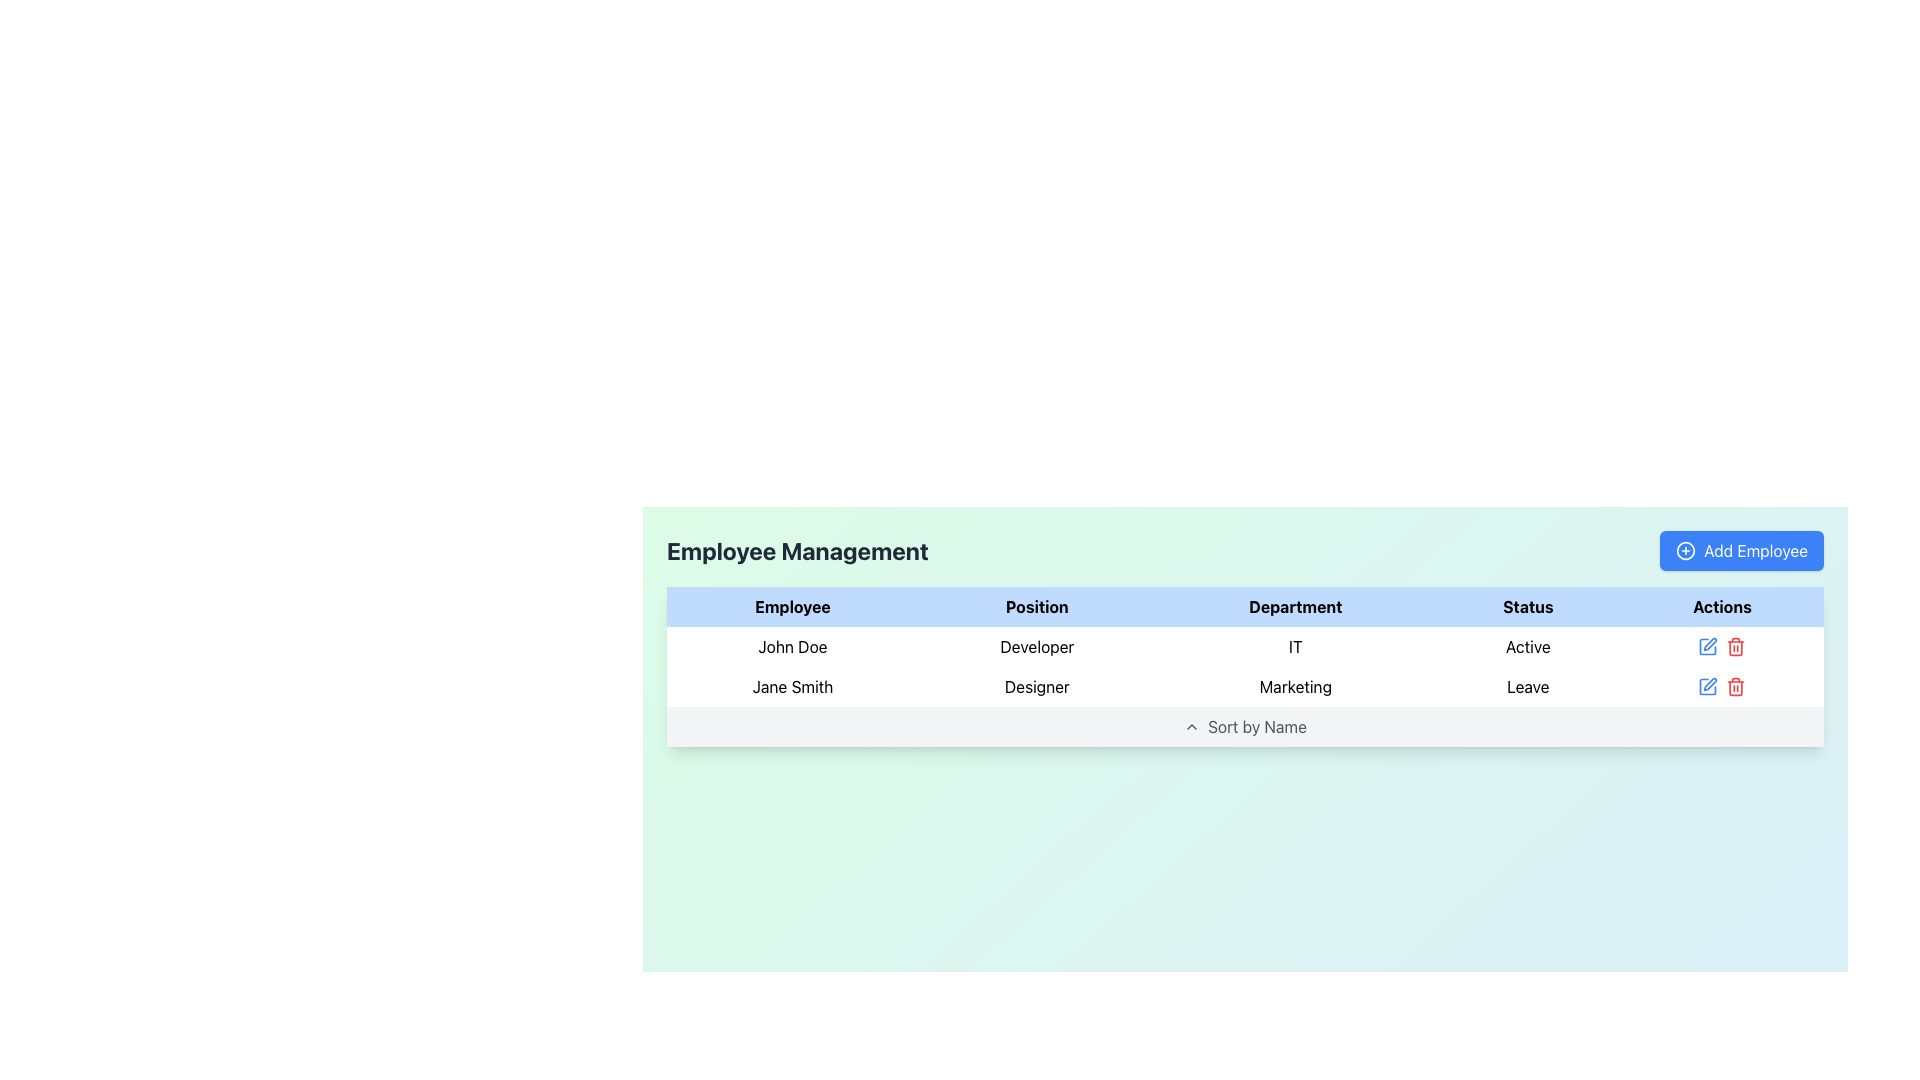  Describe the element at coordinates (1741, 551) in the screenshot. I see `the rectangular 'Add Employee' button located at the top-right corner of the 'Employee Management' section` at that location.